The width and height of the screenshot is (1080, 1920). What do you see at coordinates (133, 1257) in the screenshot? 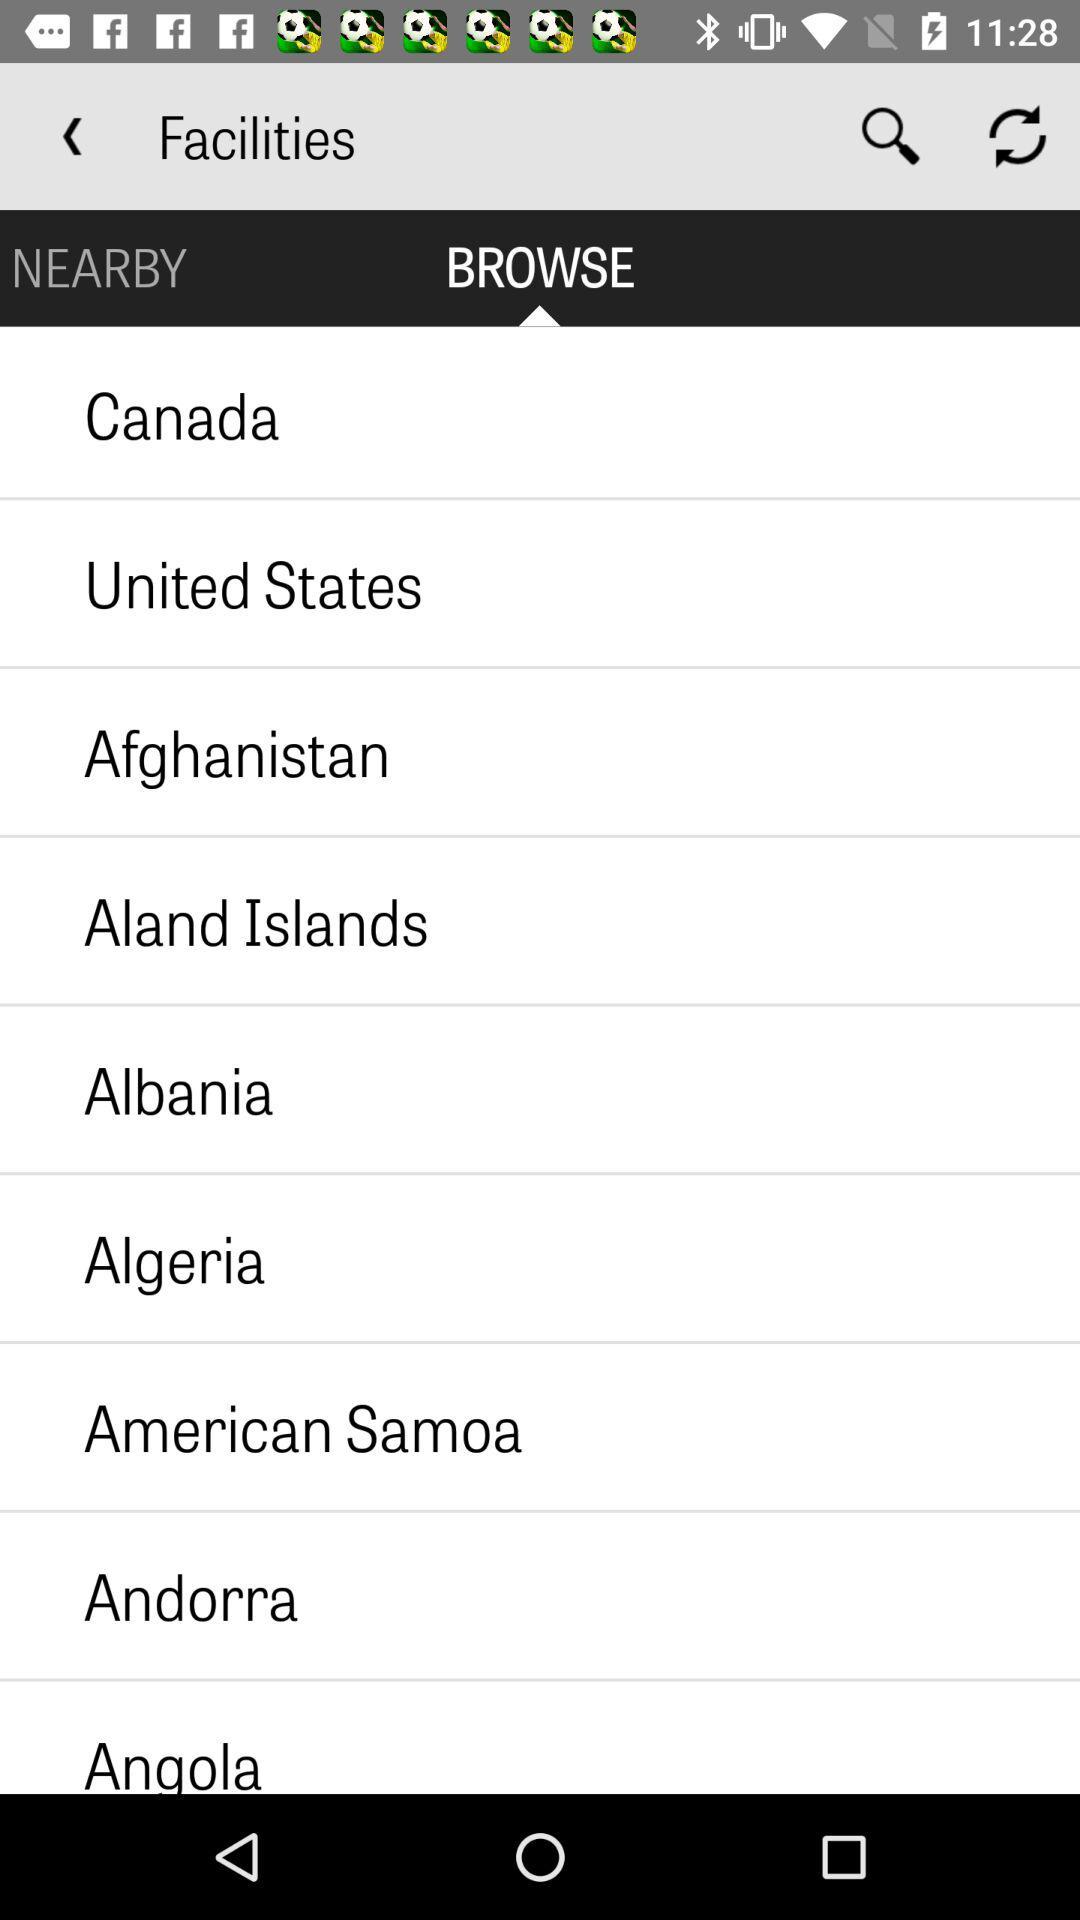
I see `the algeria` at bounding box center [133, 1257].